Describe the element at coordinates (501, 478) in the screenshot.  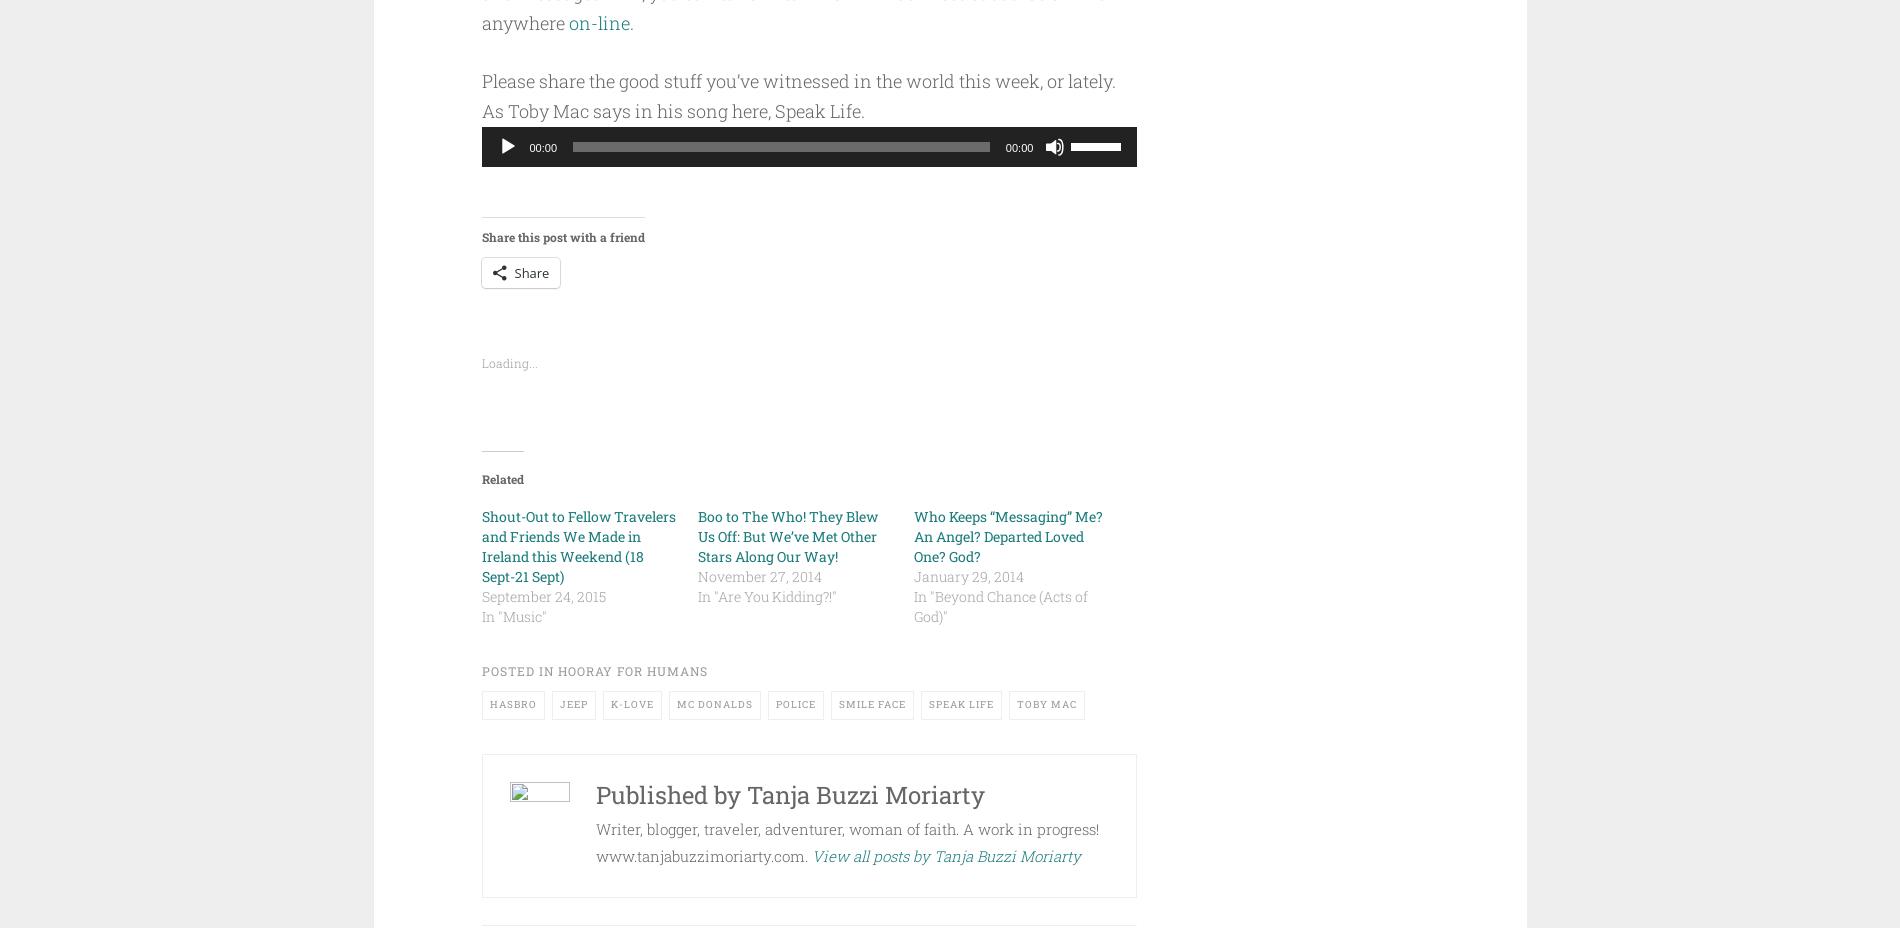
I see `'Related'` at that location.